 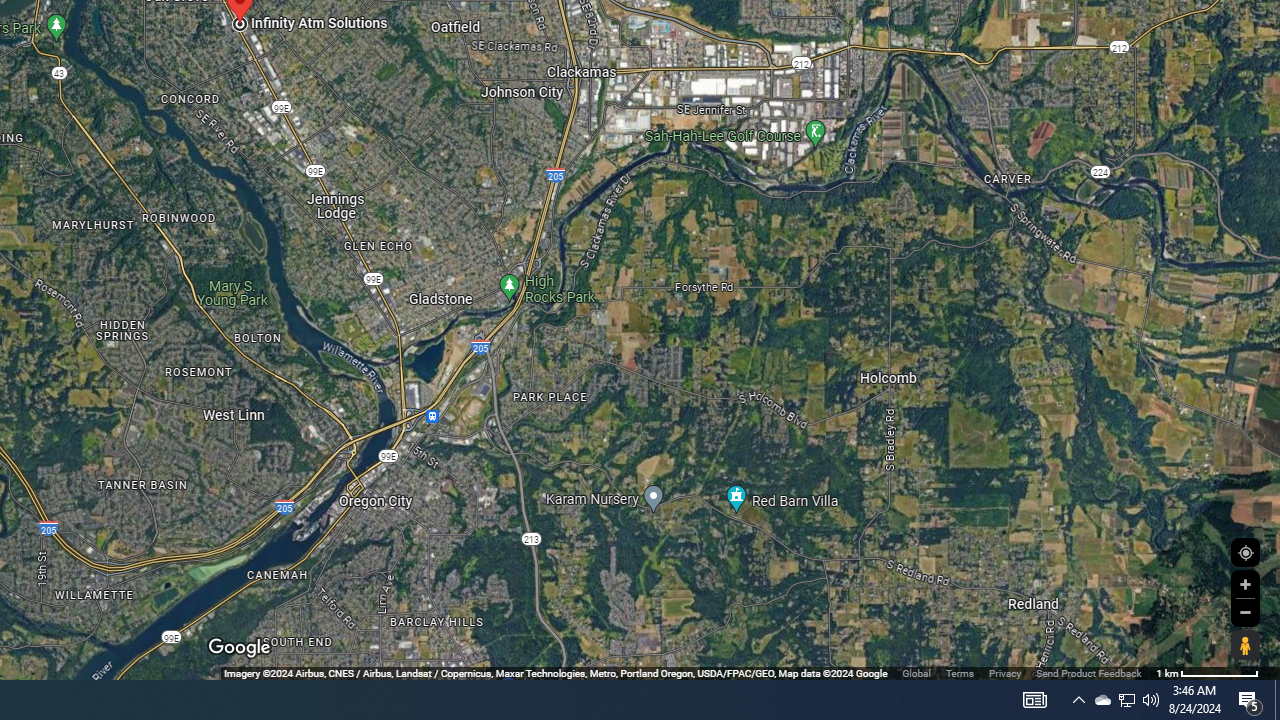 I want to click on 'Zoom in', so click(x=1244, y=584).